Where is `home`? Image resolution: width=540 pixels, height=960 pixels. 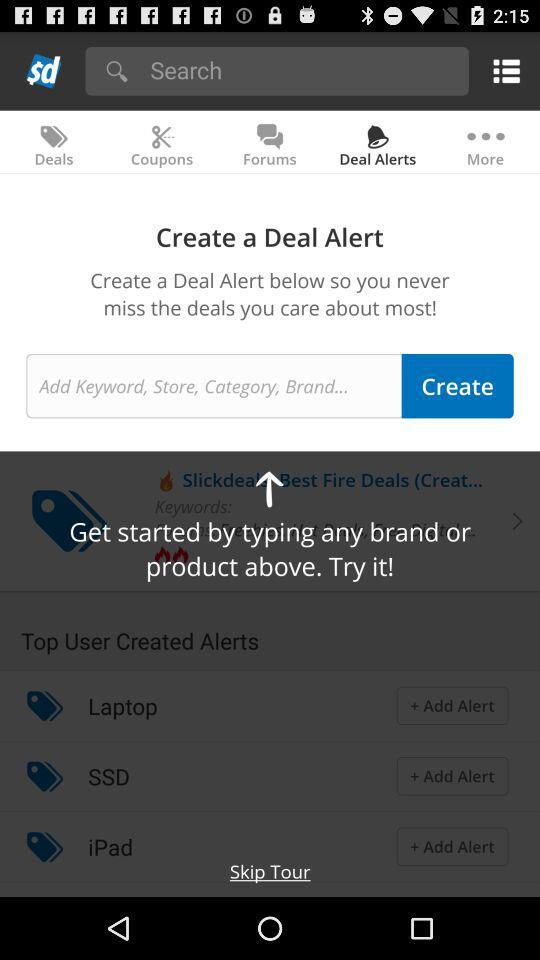 home is located at coordinates (44, 70).